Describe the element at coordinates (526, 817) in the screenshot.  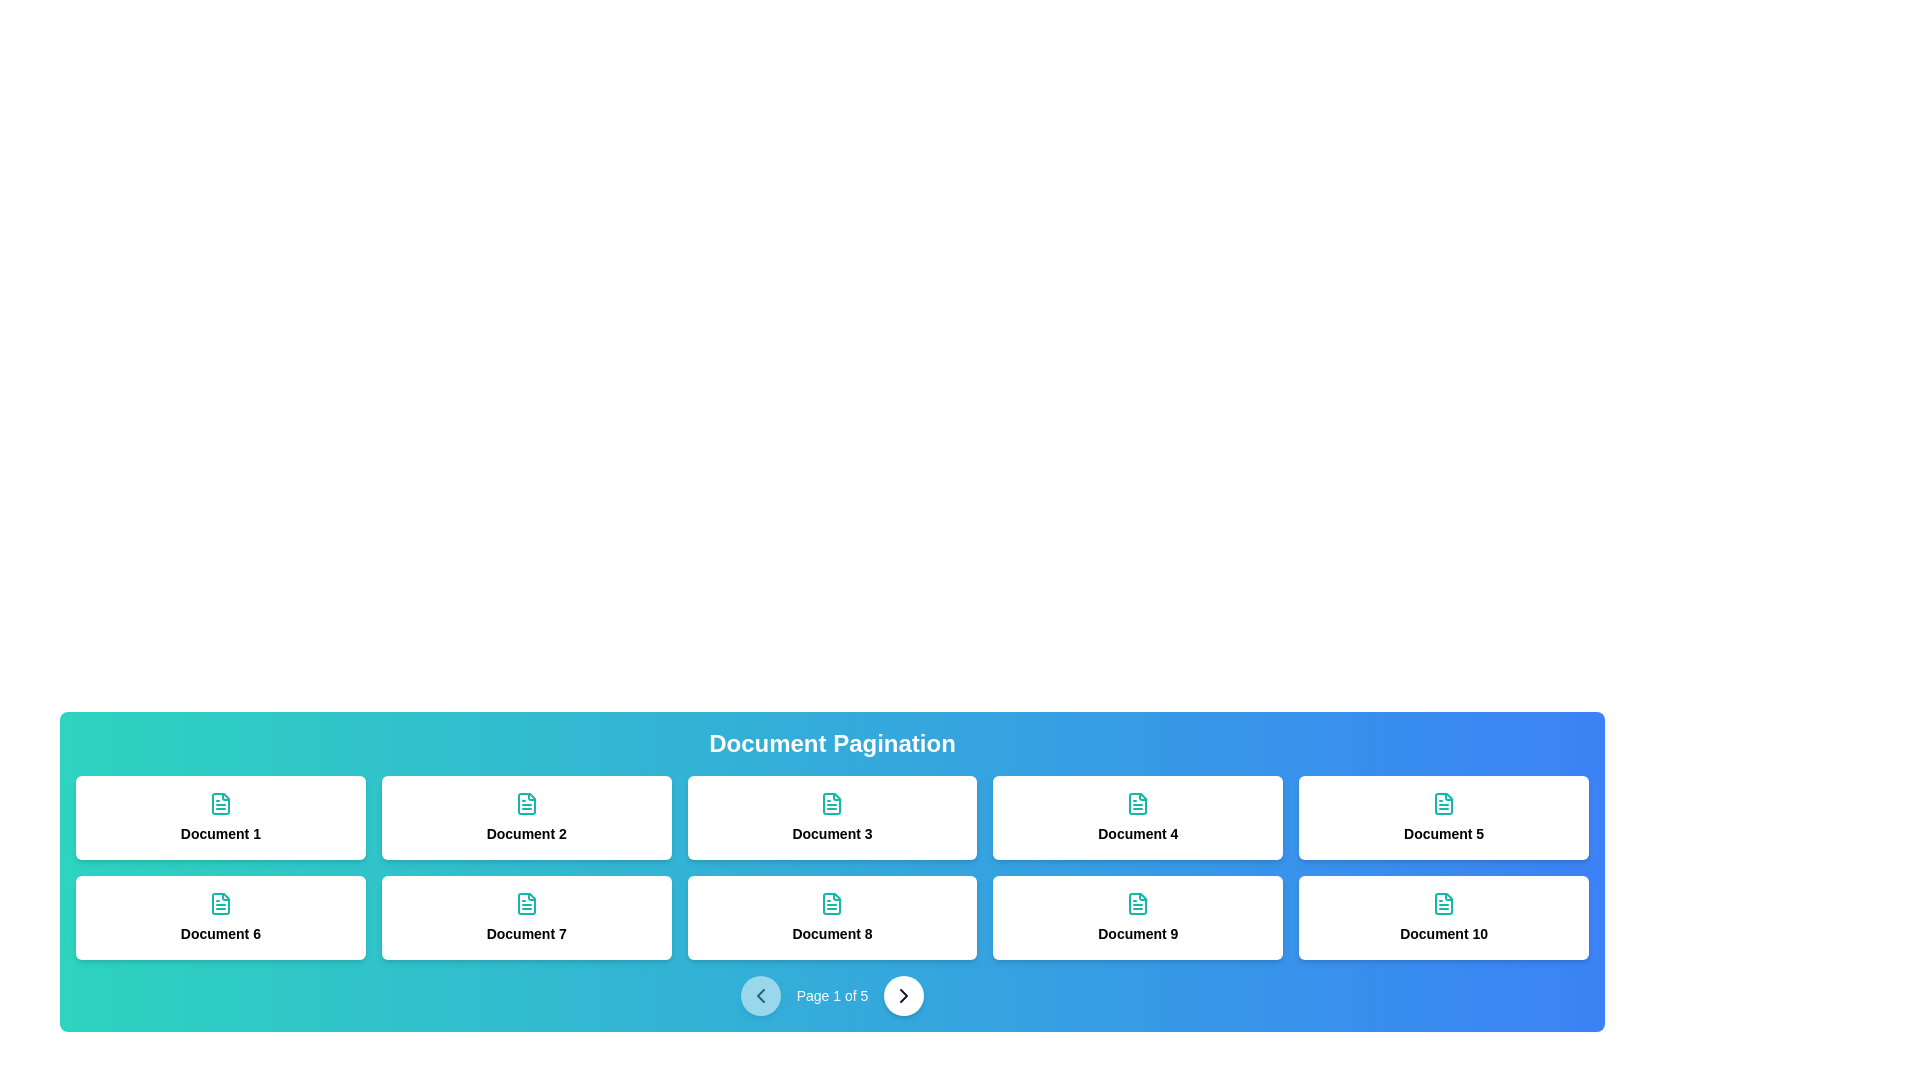
I see `the interactive card representing 'Document 2', which is the second card in the first row of a 5-column grid layout` at that location.